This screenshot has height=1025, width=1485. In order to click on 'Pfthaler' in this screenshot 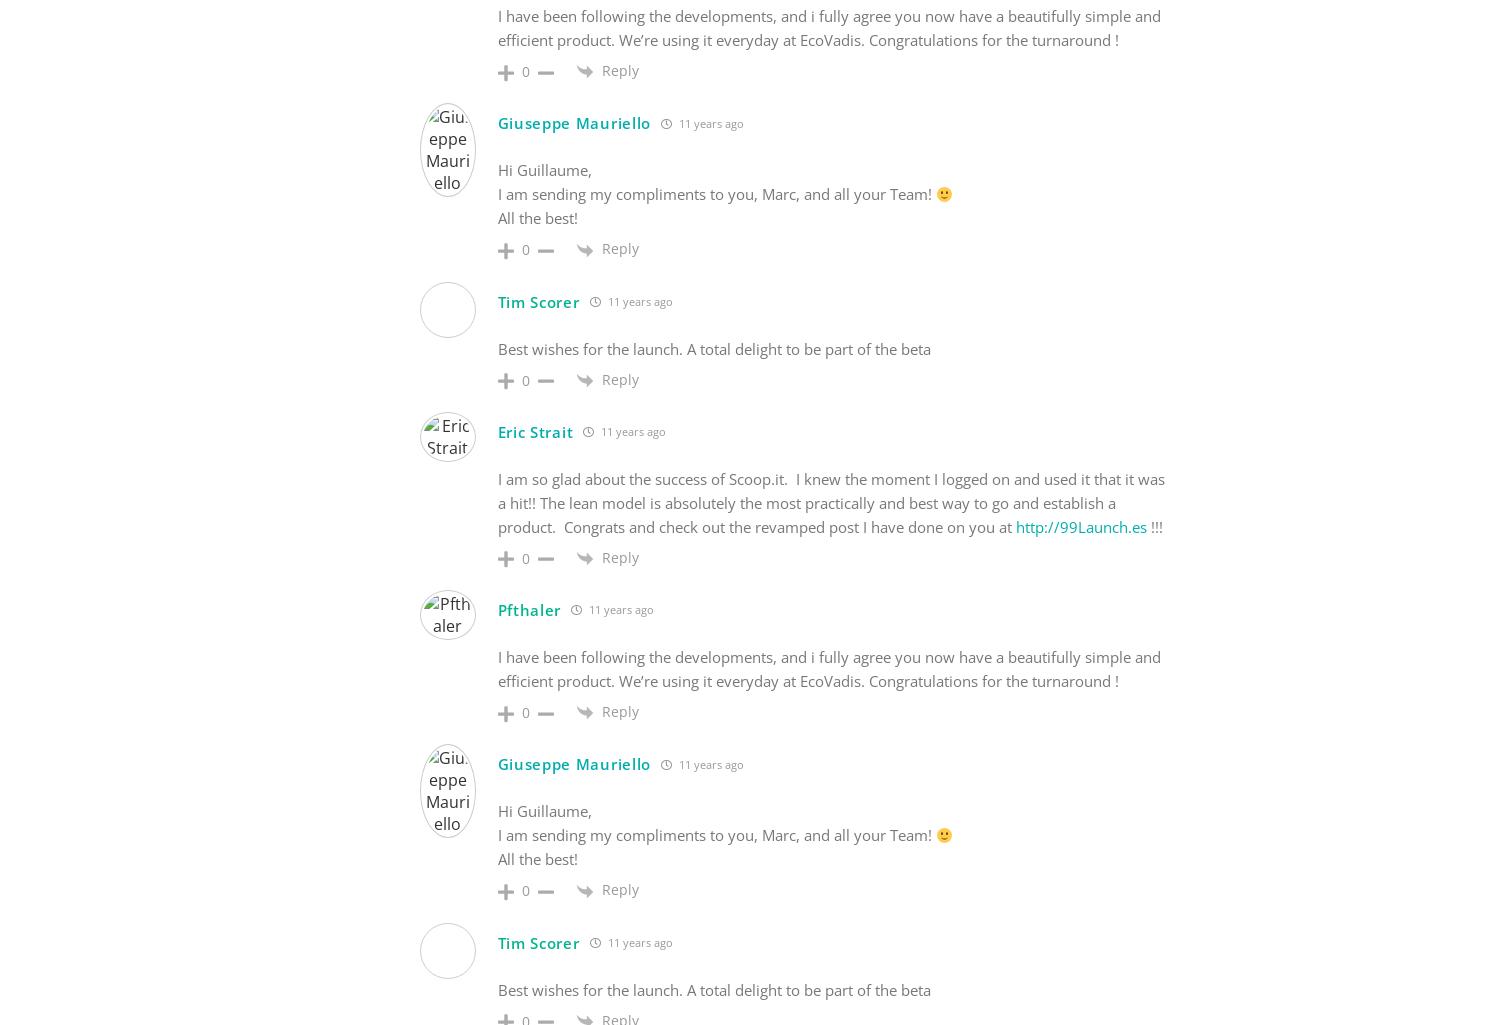, I will do `click(527, 608)`.